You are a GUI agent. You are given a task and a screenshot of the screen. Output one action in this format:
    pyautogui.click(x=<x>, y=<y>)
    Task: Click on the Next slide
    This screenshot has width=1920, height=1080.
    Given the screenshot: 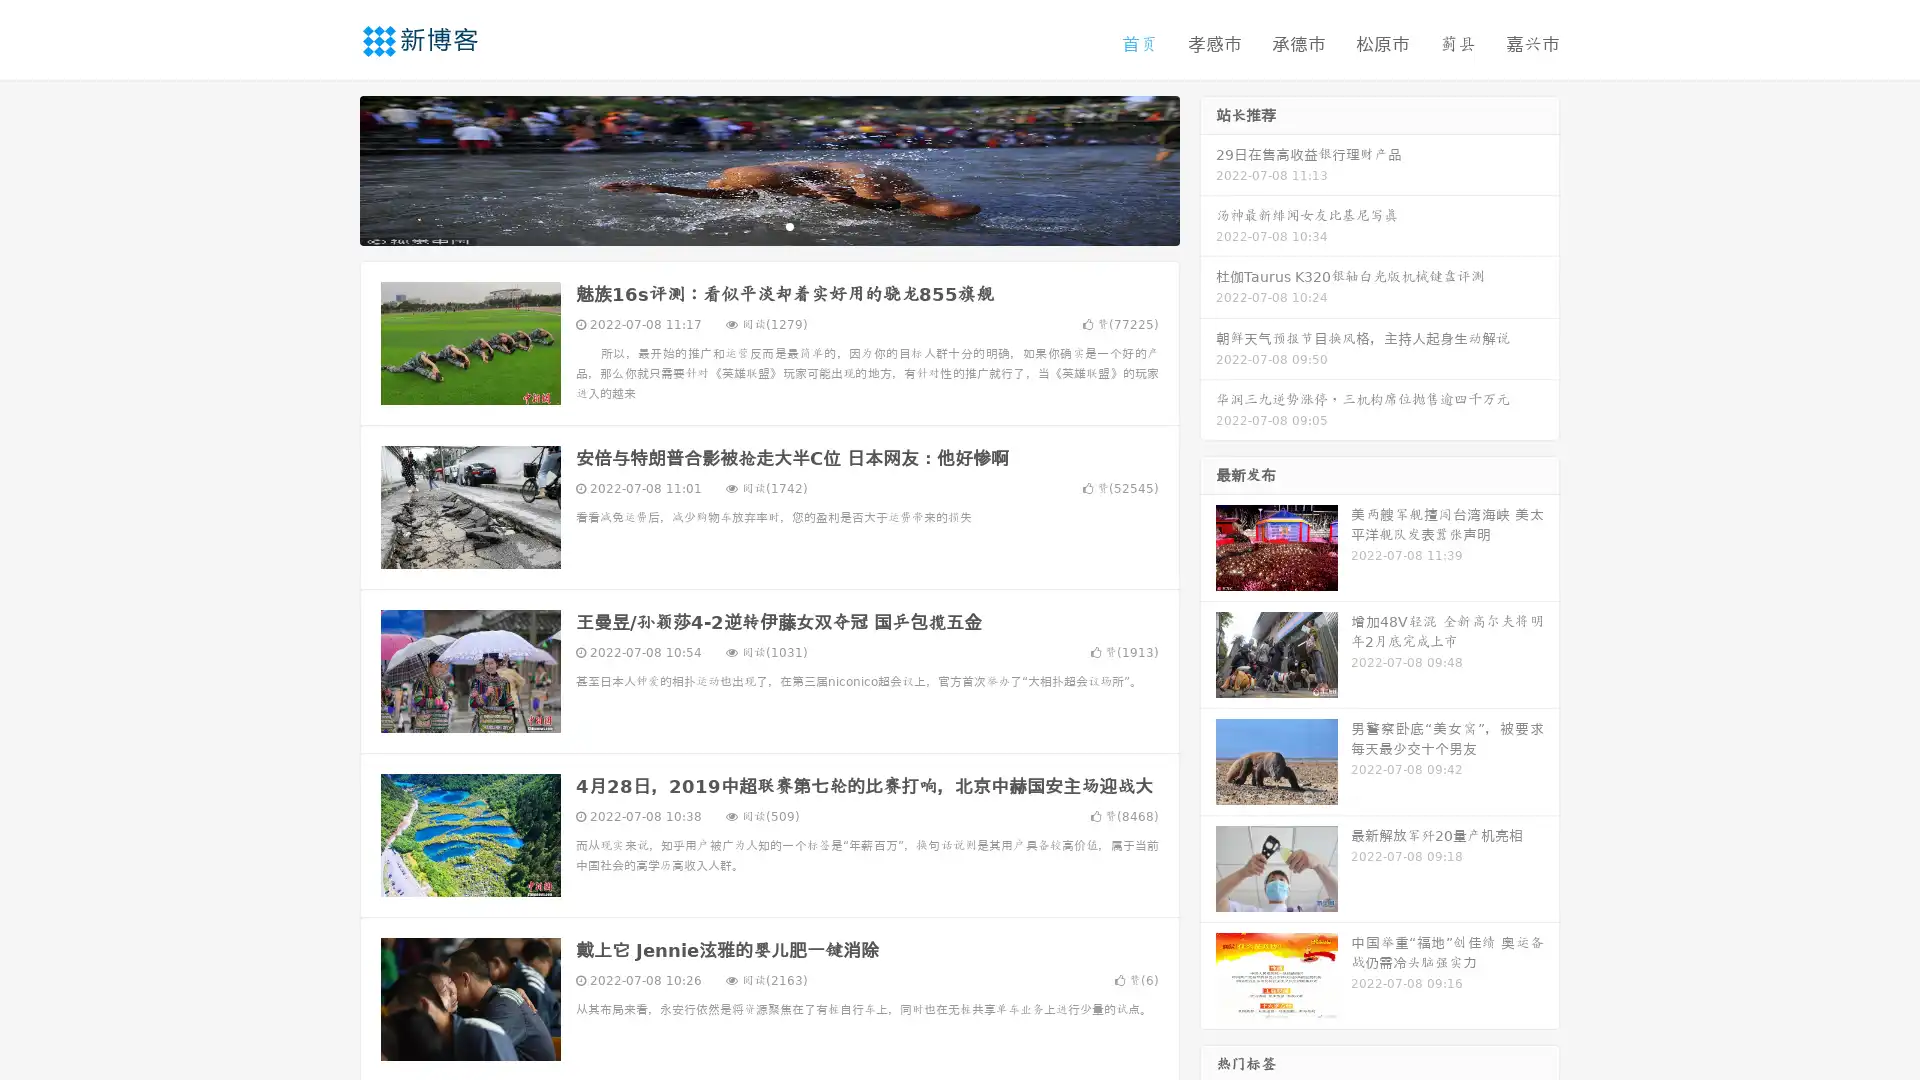 What is the action you would take?
    pyautogui.click(x=1208, y=168)
    